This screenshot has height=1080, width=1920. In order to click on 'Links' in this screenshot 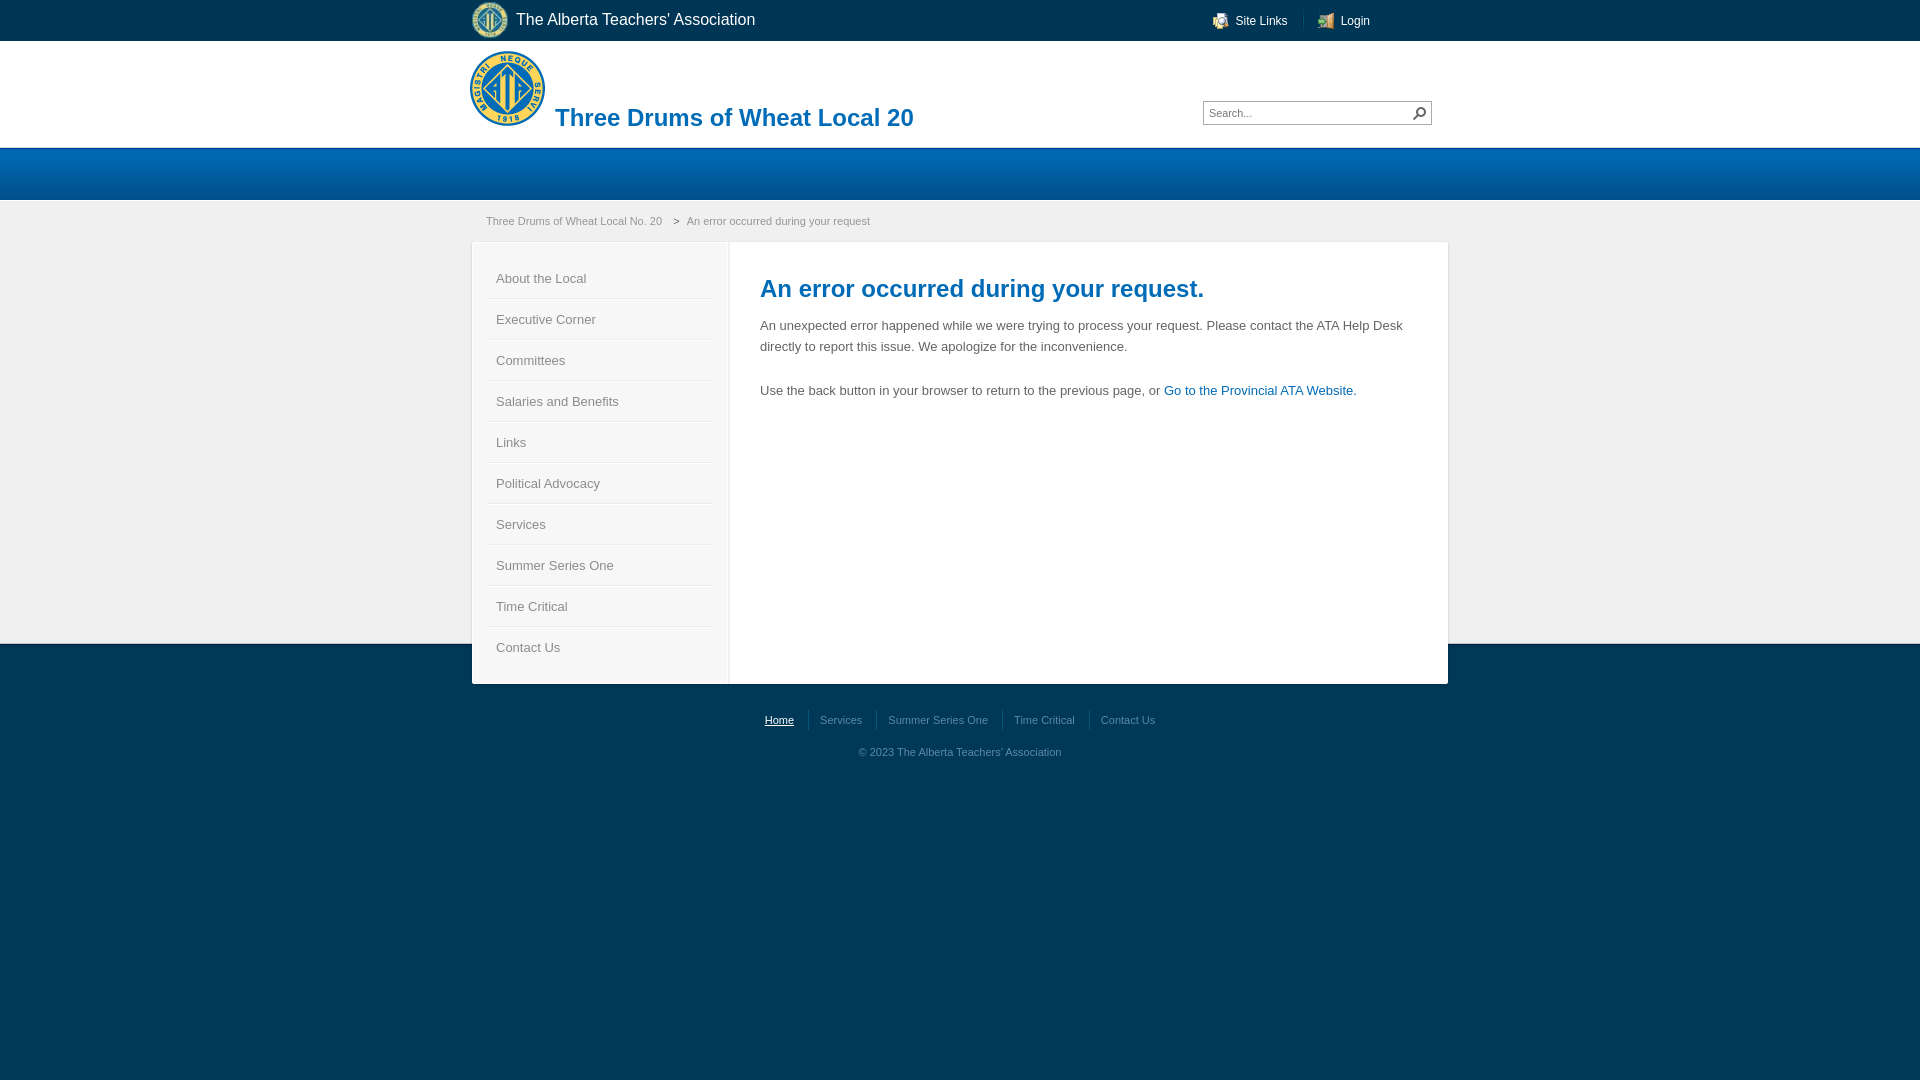, I will do `click(599, 440)`.